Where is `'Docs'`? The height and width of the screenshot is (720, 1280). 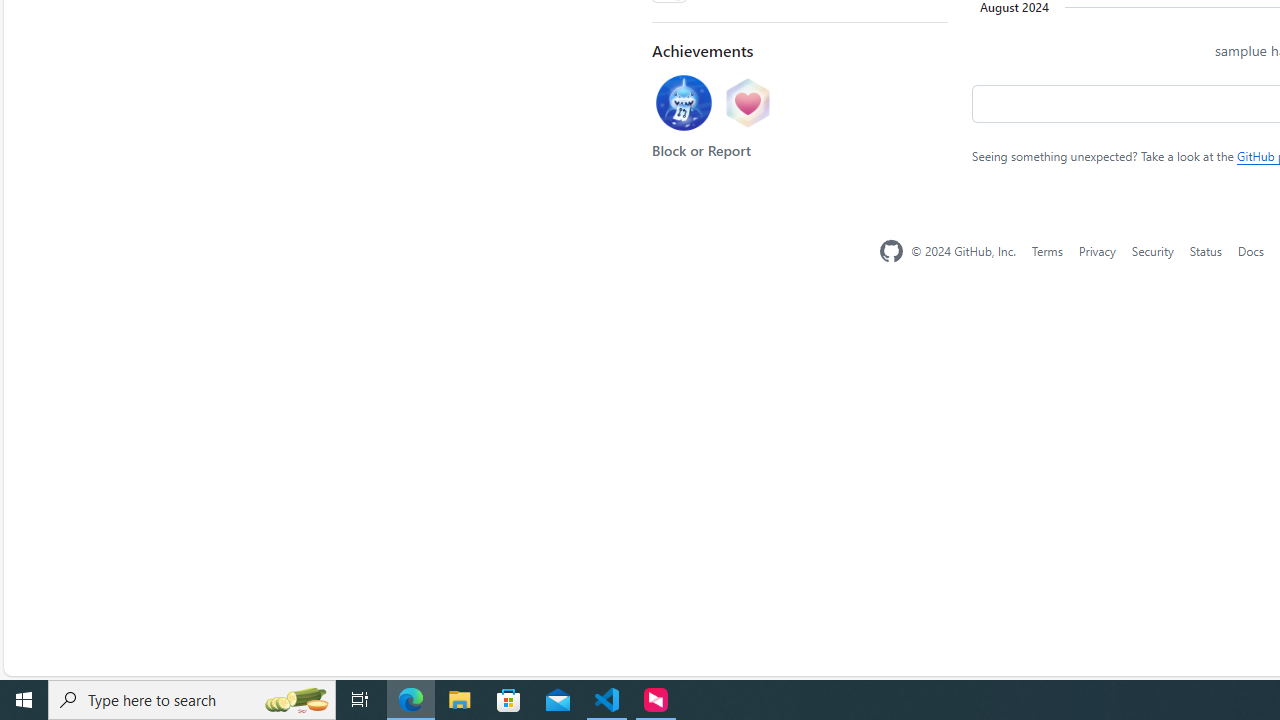 'Docs' is located at coordinates (1249, 249).